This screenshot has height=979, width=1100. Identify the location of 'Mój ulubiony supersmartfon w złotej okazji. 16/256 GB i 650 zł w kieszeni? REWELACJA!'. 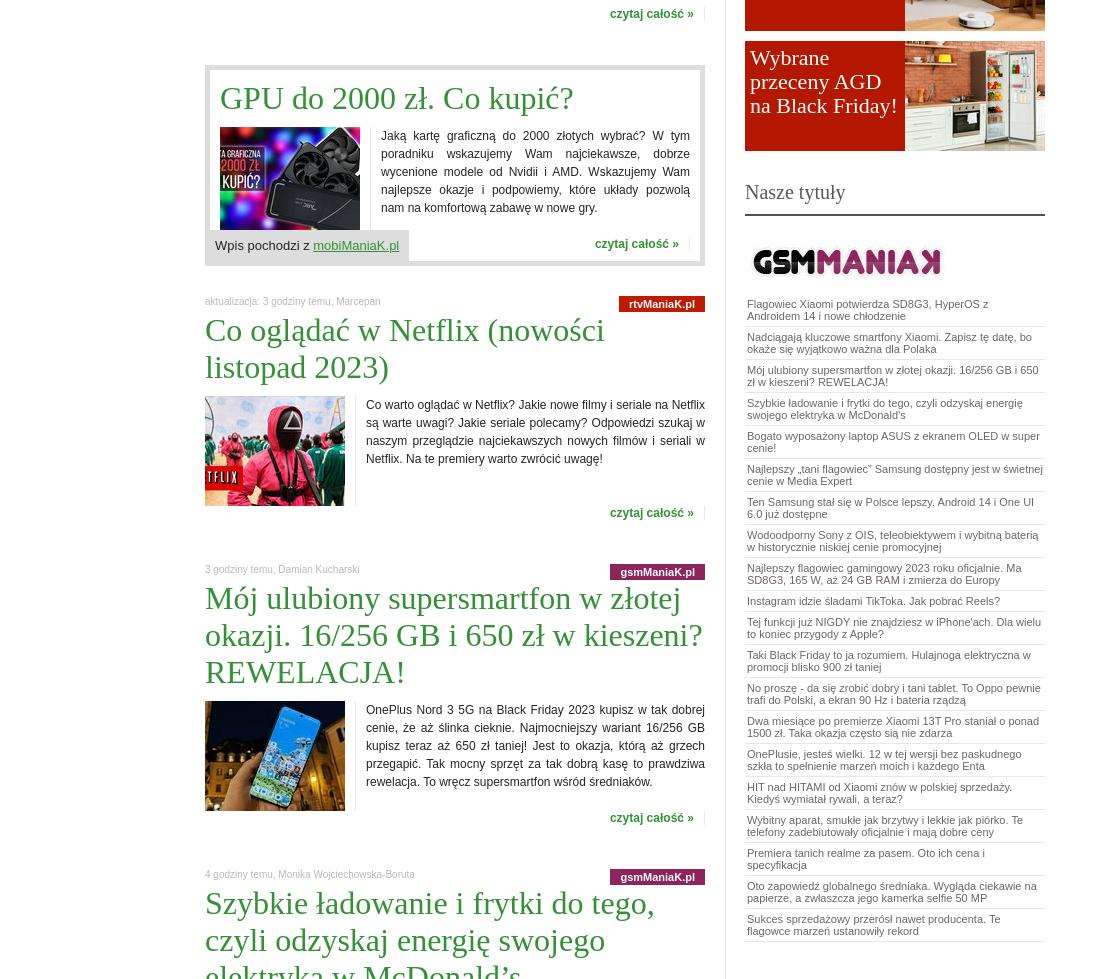
(891, 376).